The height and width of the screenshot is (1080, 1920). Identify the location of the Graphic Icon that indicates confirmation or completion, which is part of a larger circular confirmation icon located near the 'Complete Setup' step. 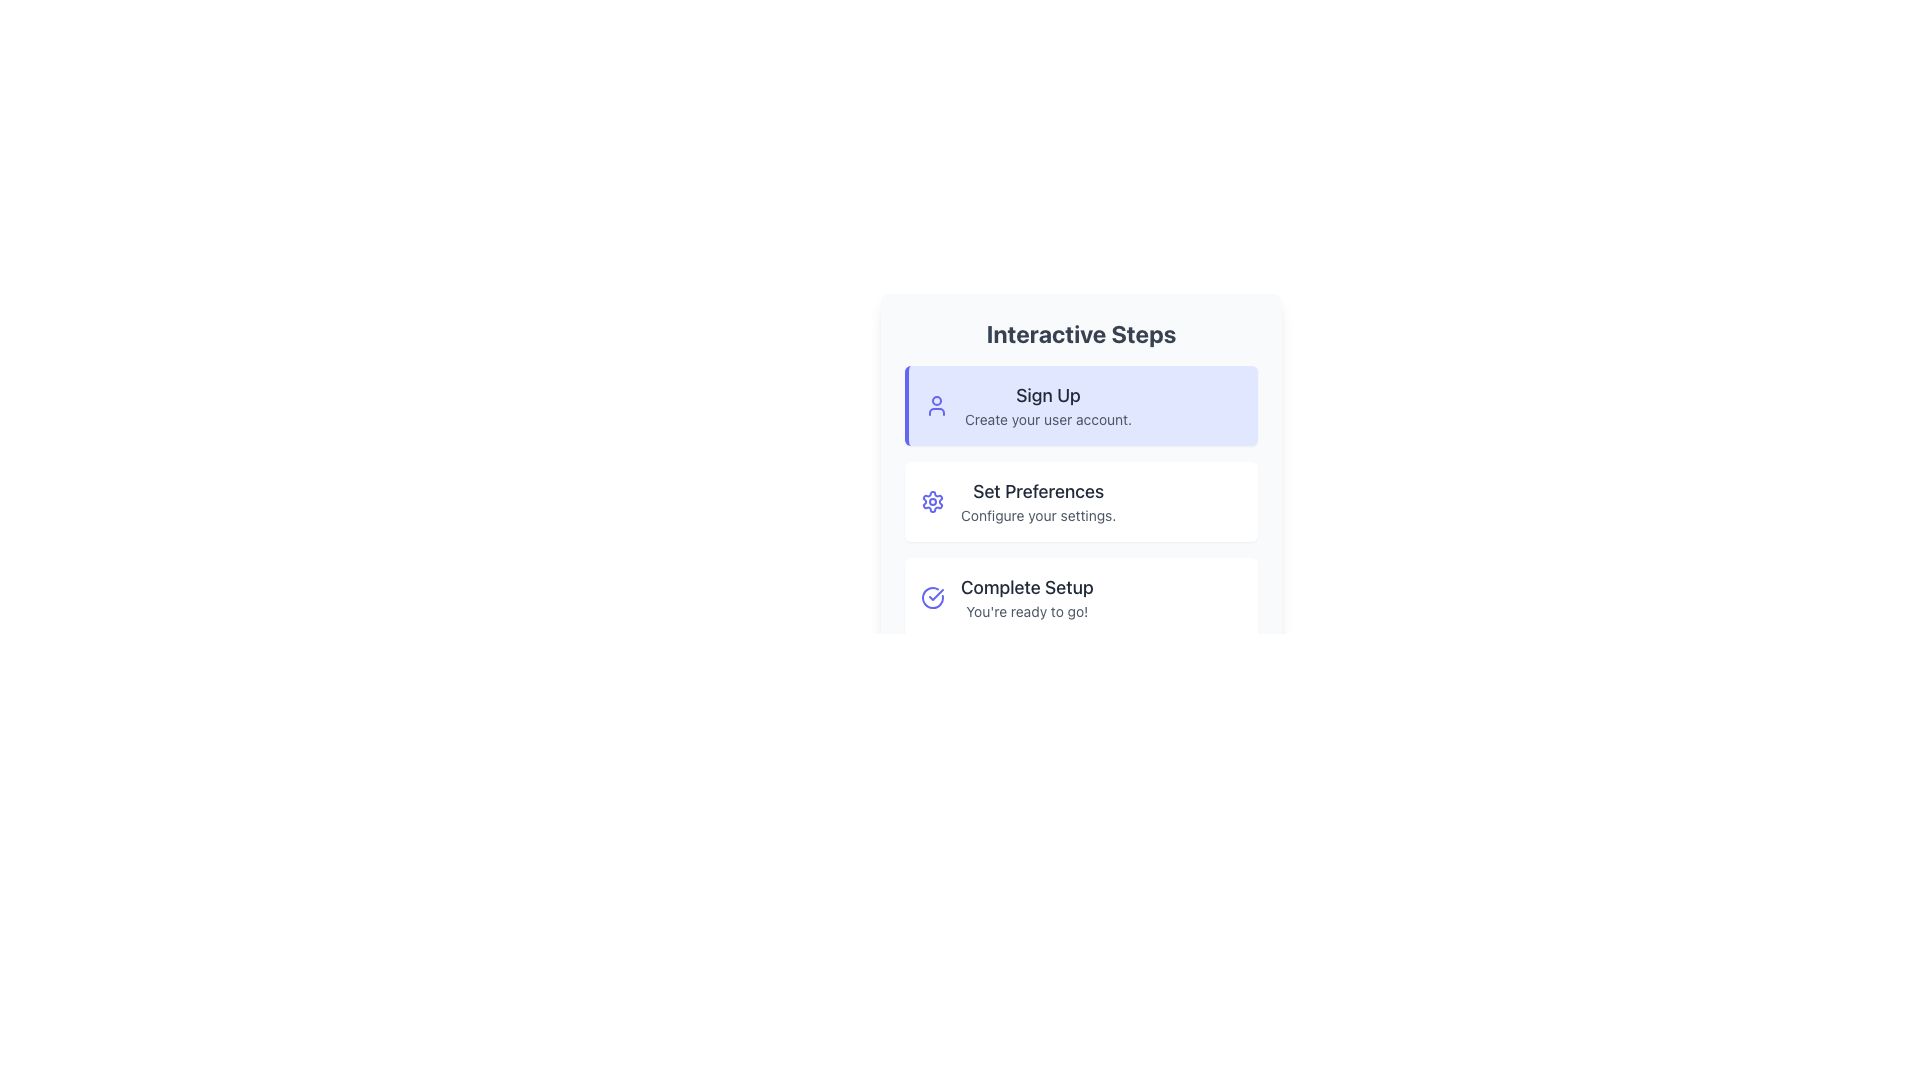
(935, 593).